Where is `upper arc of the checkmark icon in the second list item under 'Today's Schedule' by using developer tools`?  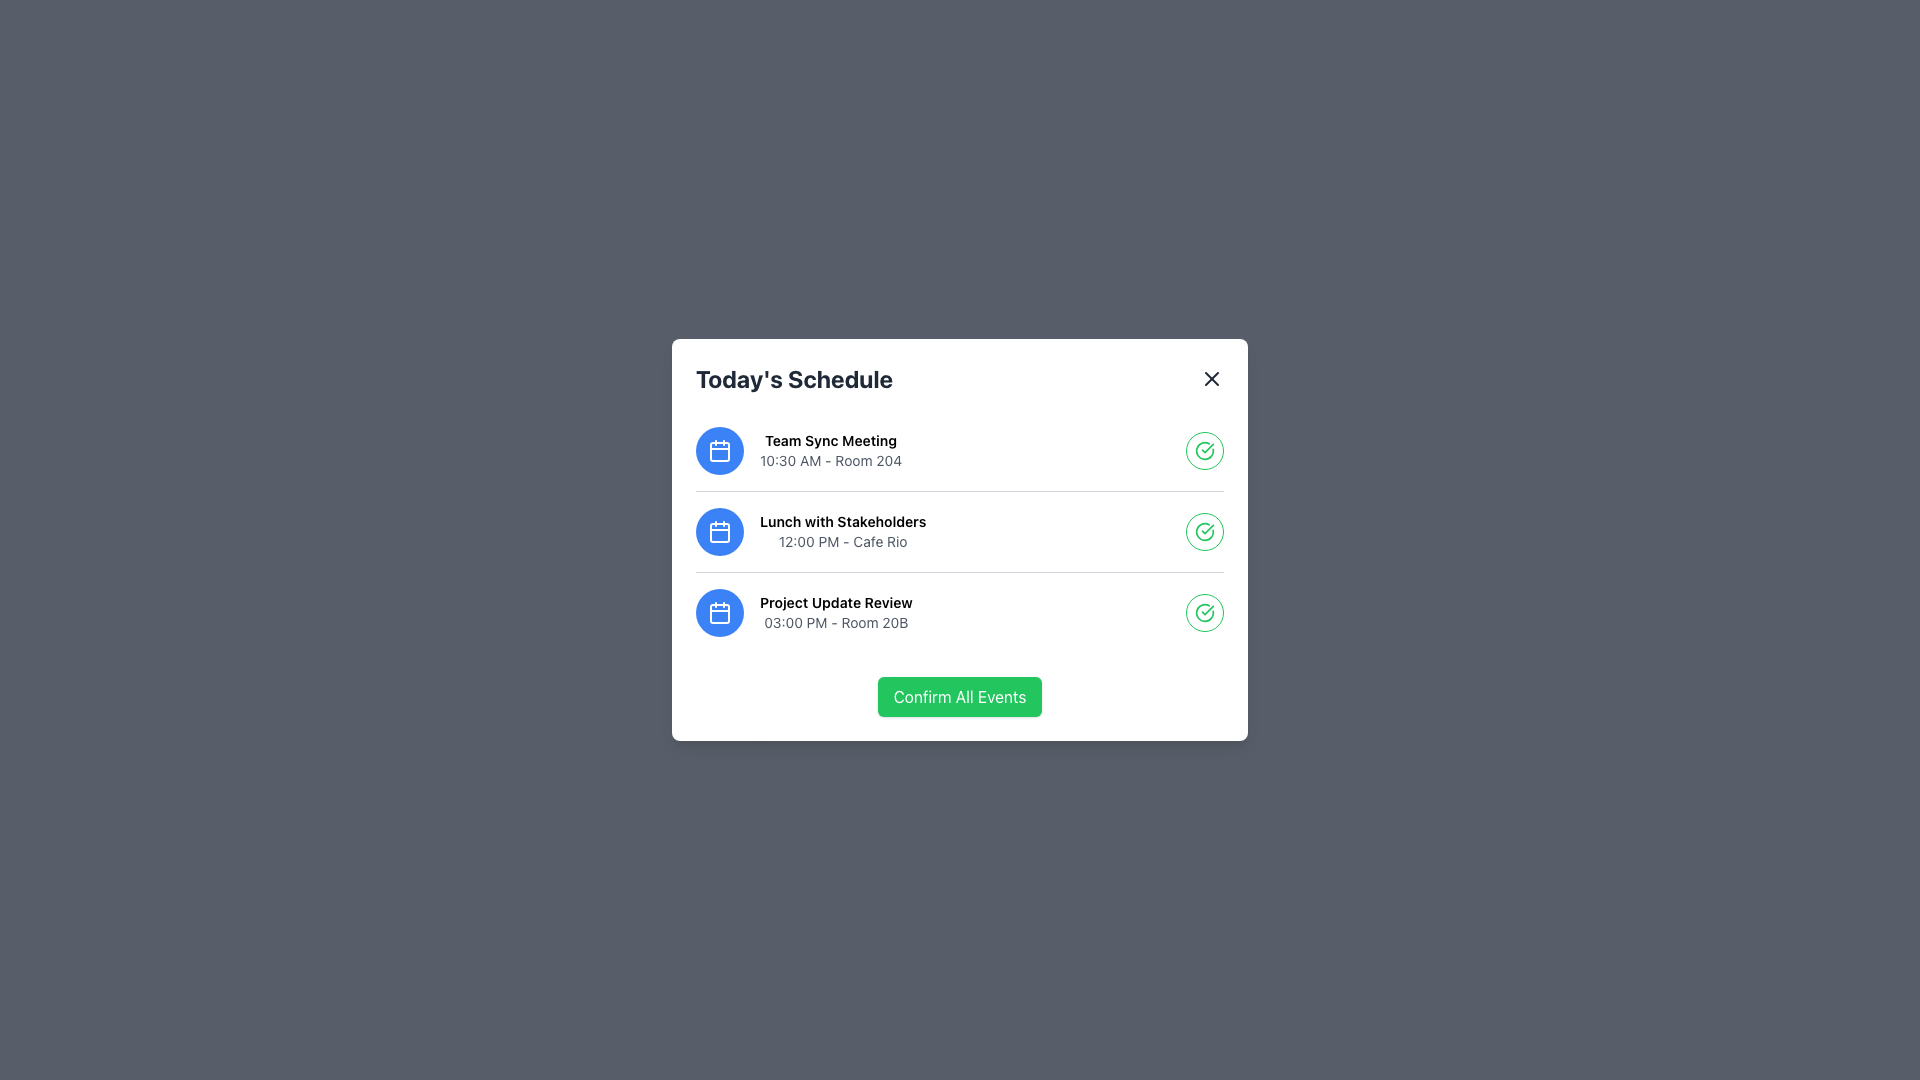
upper arc of the checkmark icon in the second list item under 'Today's Schedule' by using developer tools is located at coordinates (1203, 531).